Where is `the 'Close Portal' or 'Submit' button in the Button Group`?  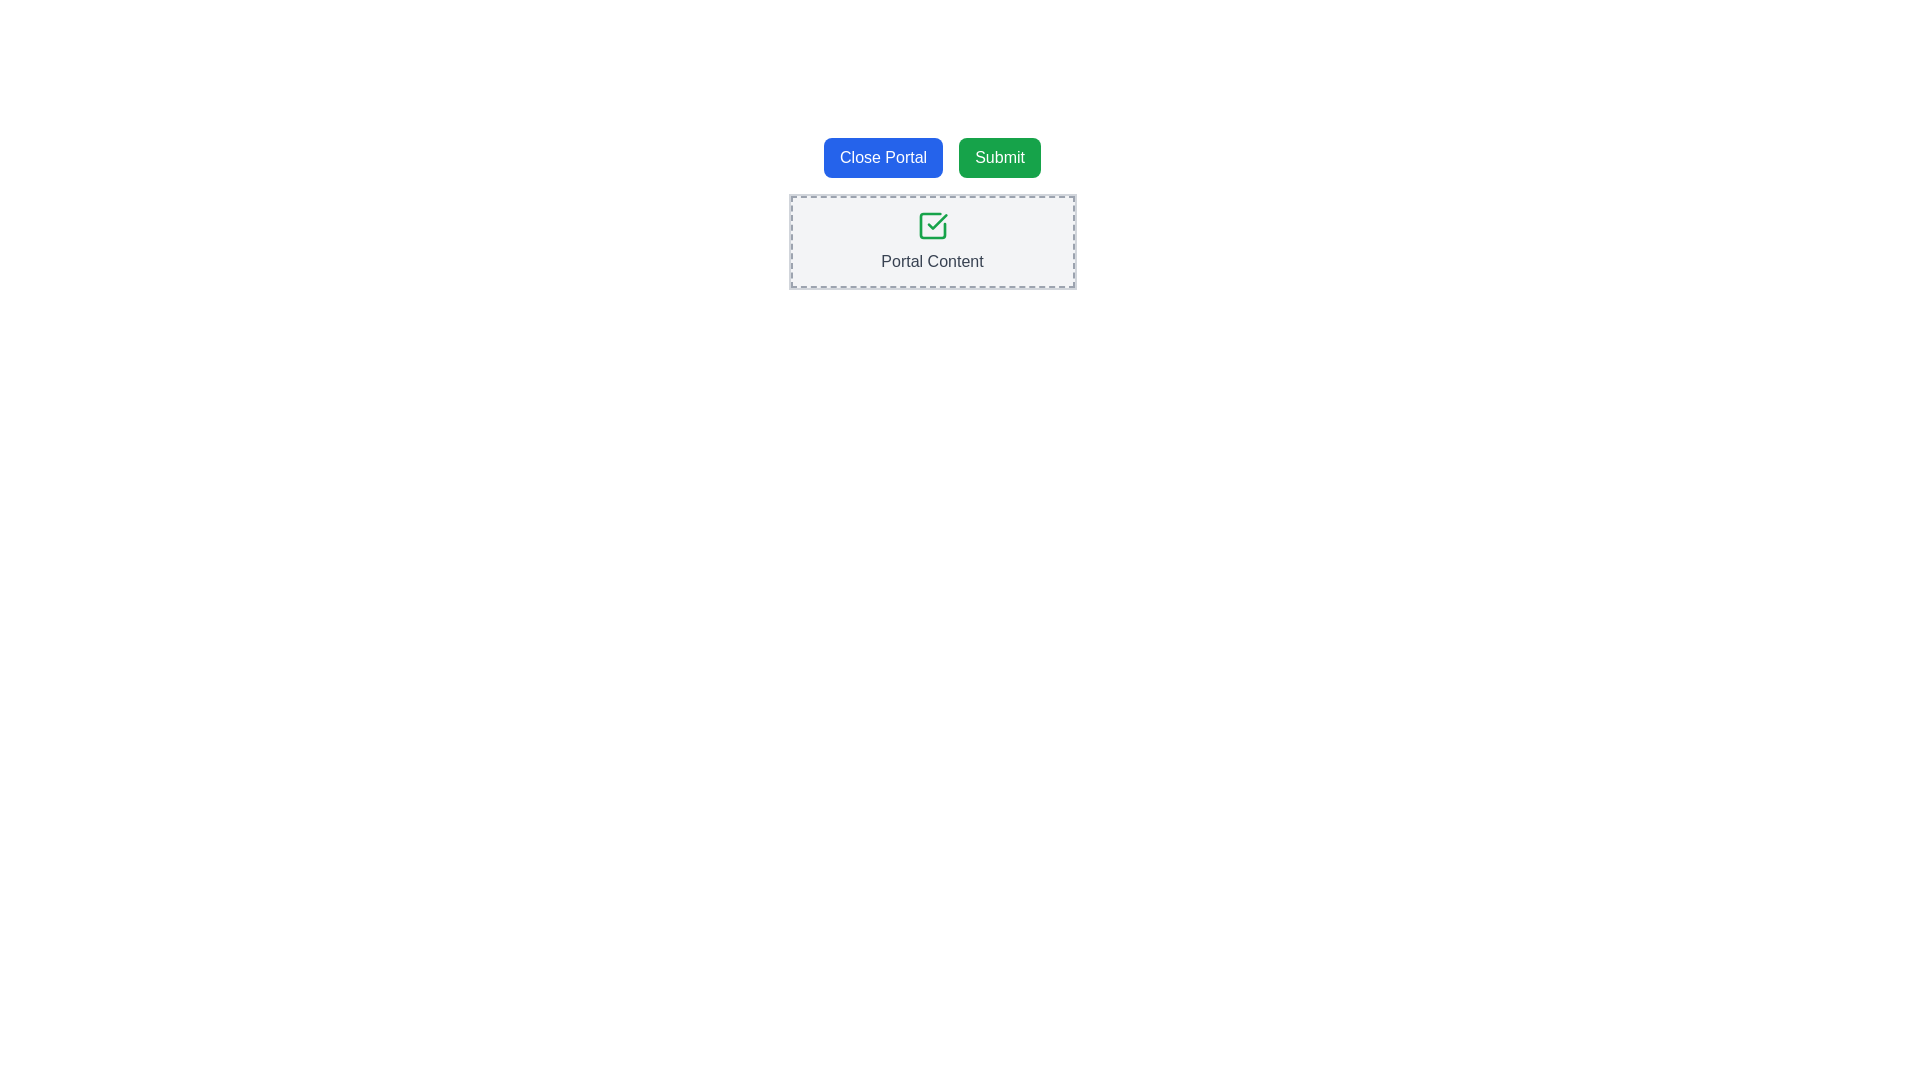
the 'Close Portal' or 'Submit' button in the Button Group is located at coordinates (931, 157).